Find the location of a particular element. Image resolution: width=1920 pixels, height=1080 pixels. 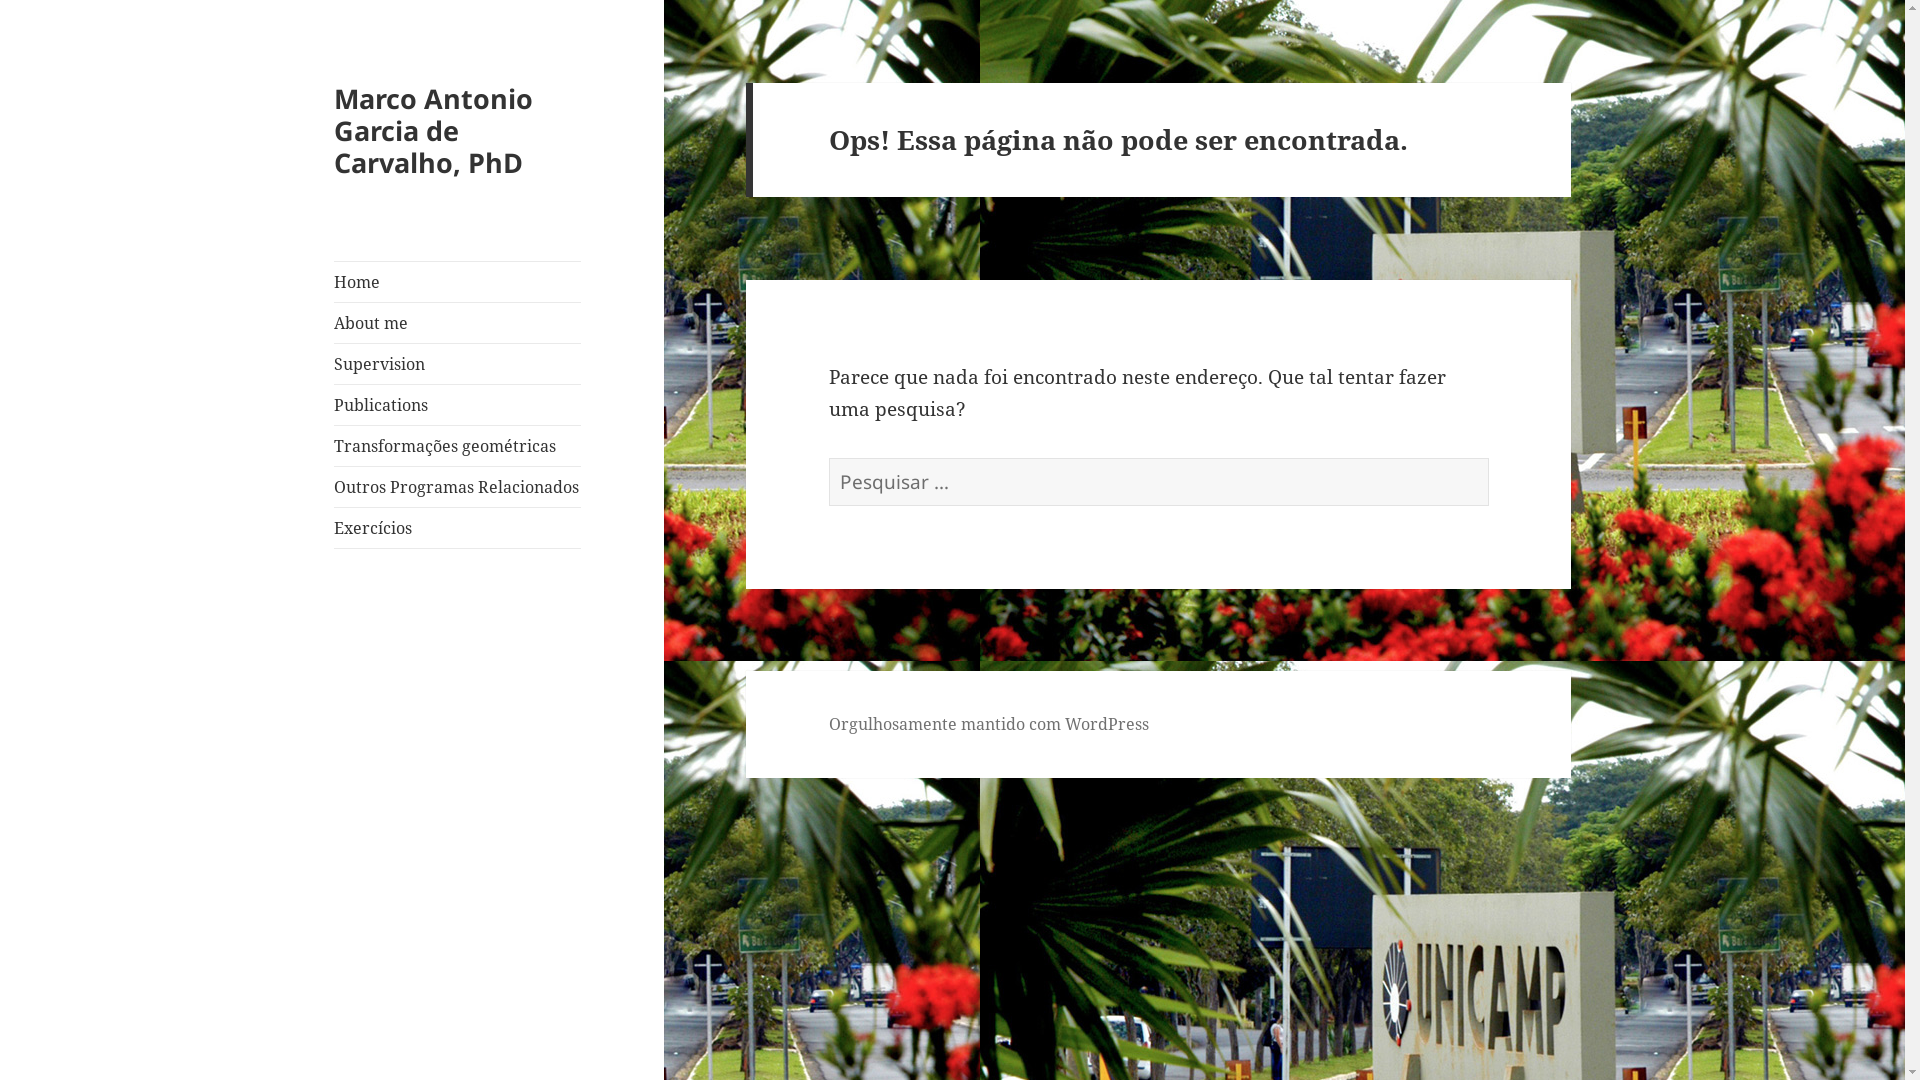

'Publications' is located at coordinates (456, 405).